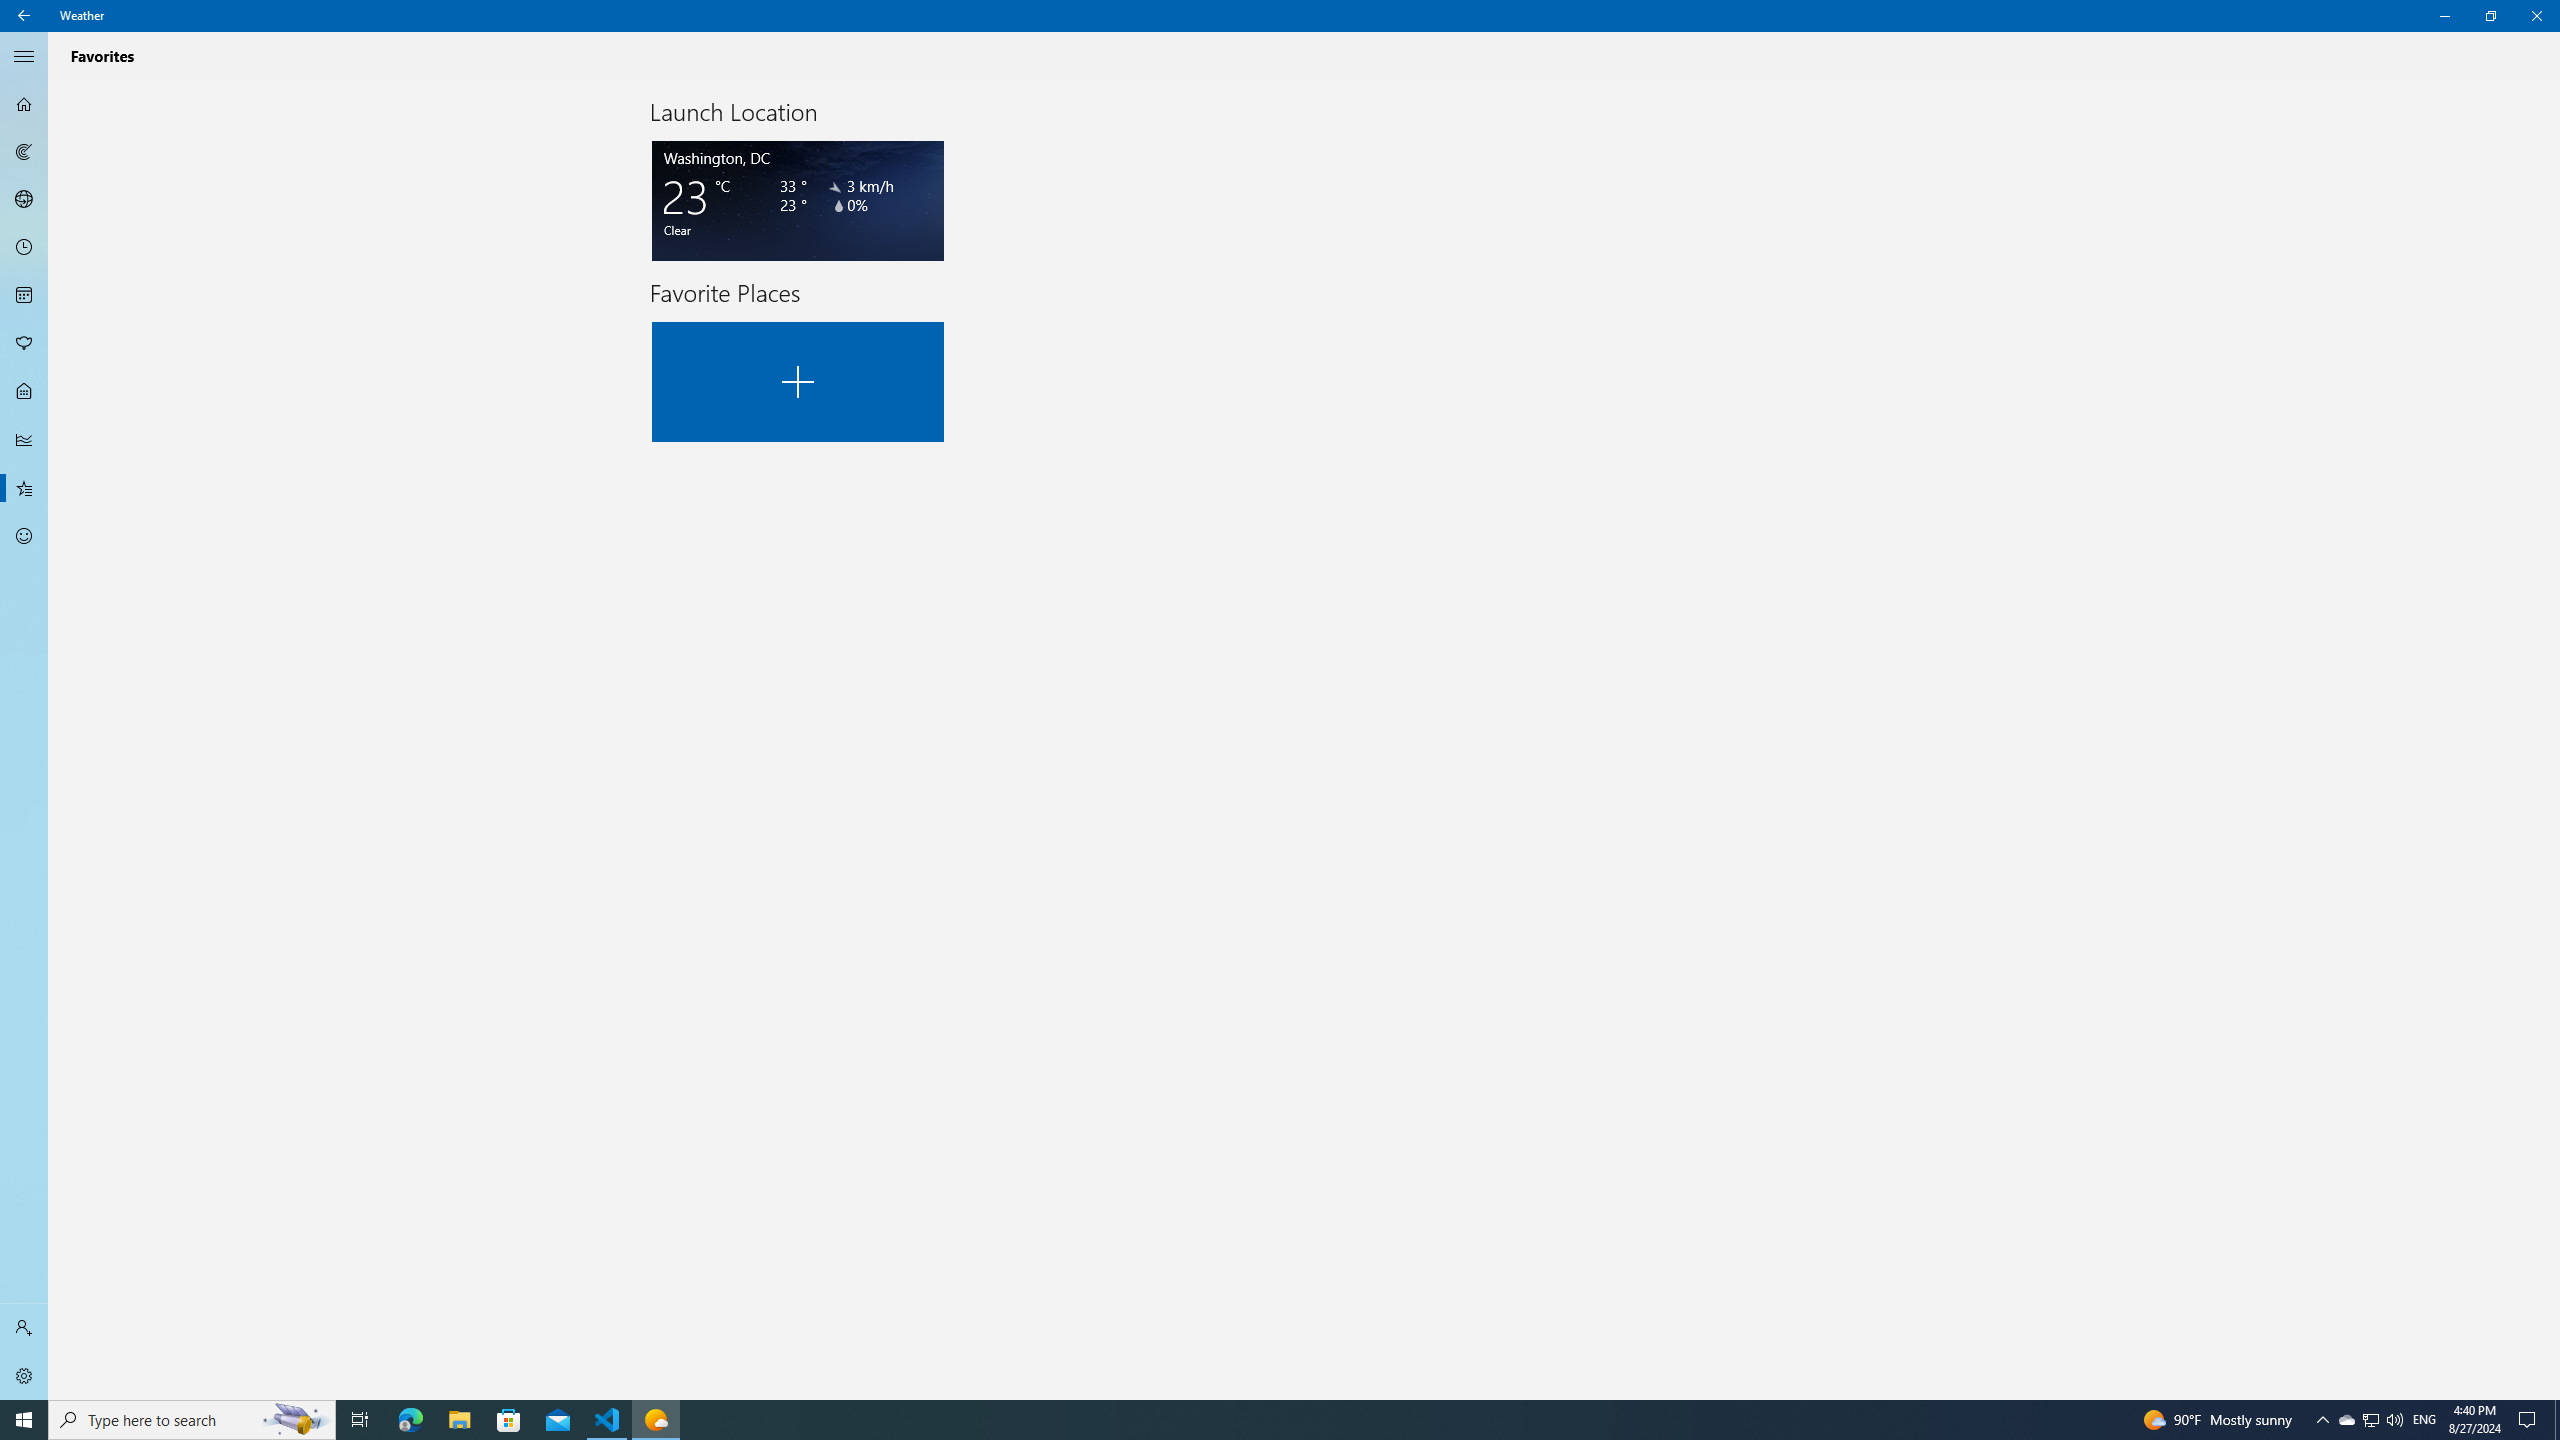 The width and height of the screenshot is (2560, 1440). I want to click on 'Add to Favorites', so click(798, 382).